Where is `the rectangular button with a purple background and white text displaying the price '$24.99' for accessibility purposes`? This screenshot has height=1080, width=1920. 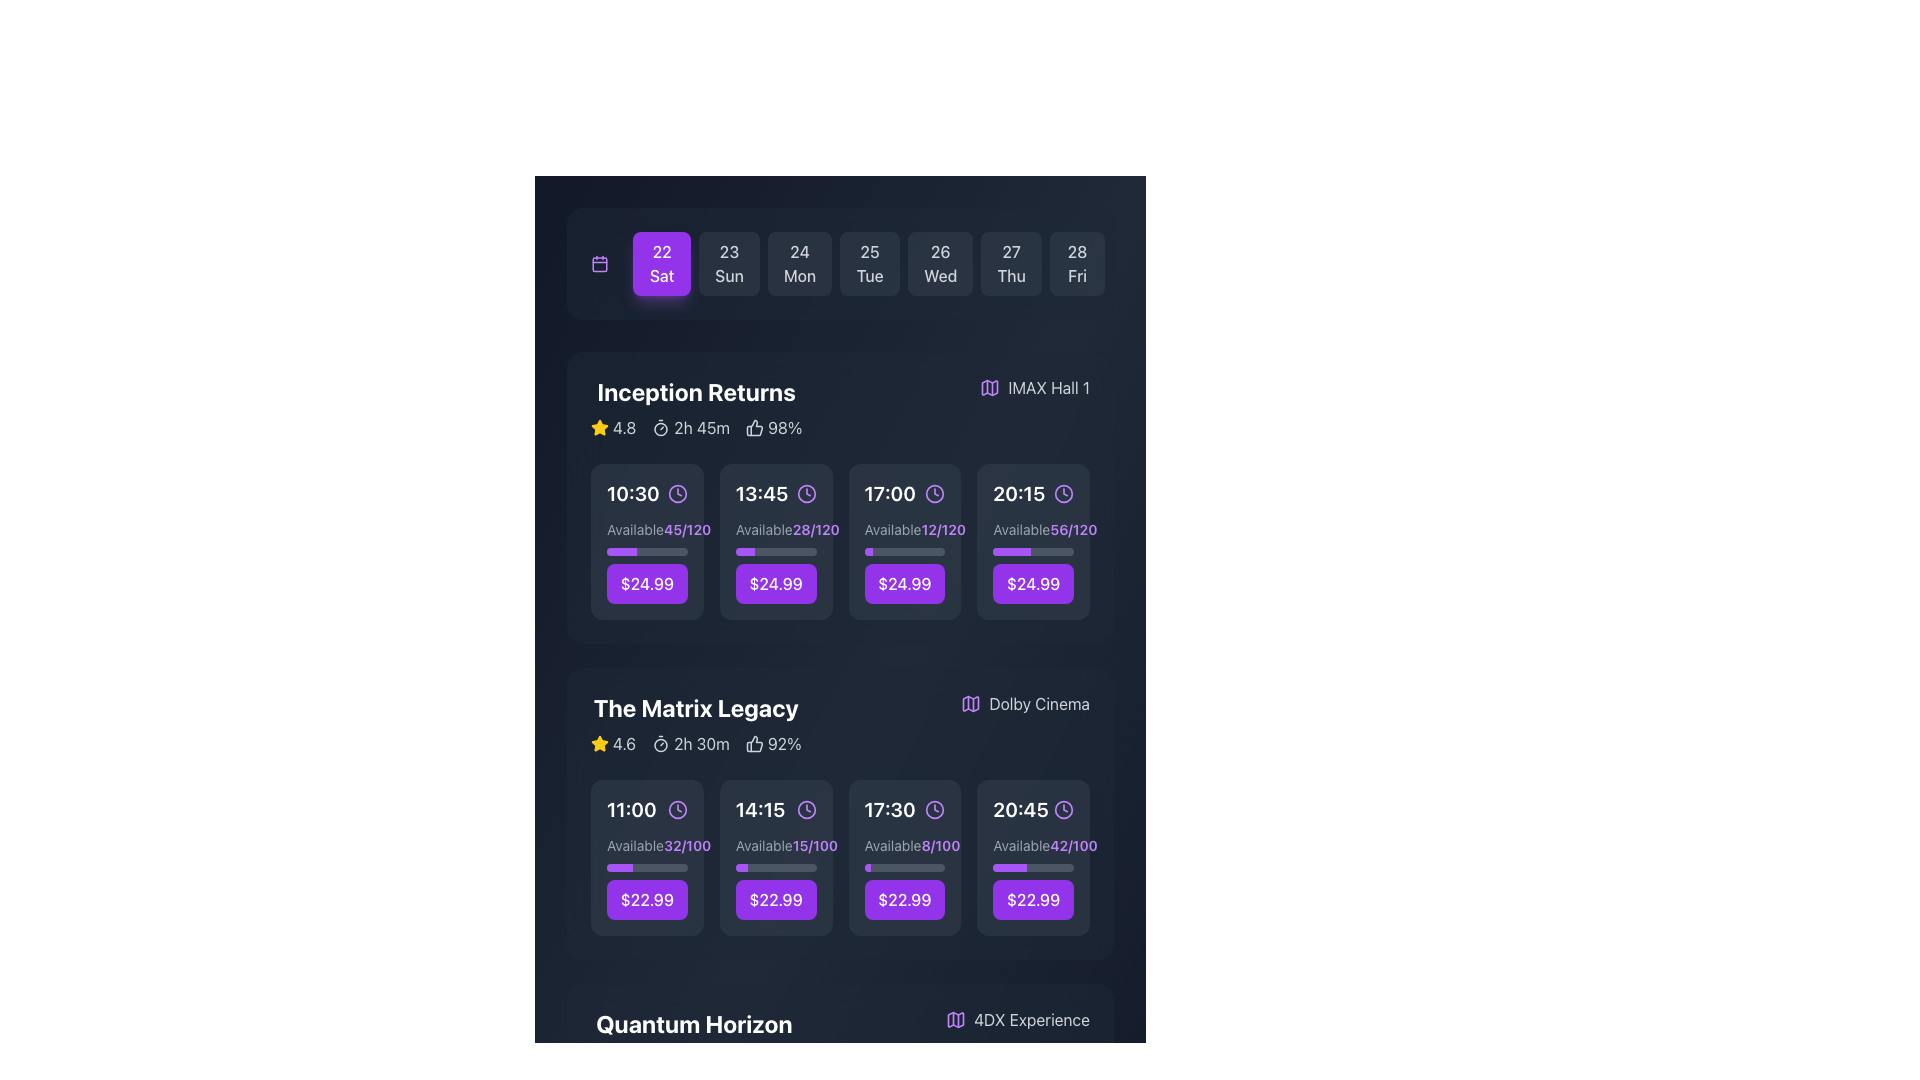
the rectangular button with a purple background and white text displaying the price '$24.99' for accessibility purposes is located at coordinates (647, 583).